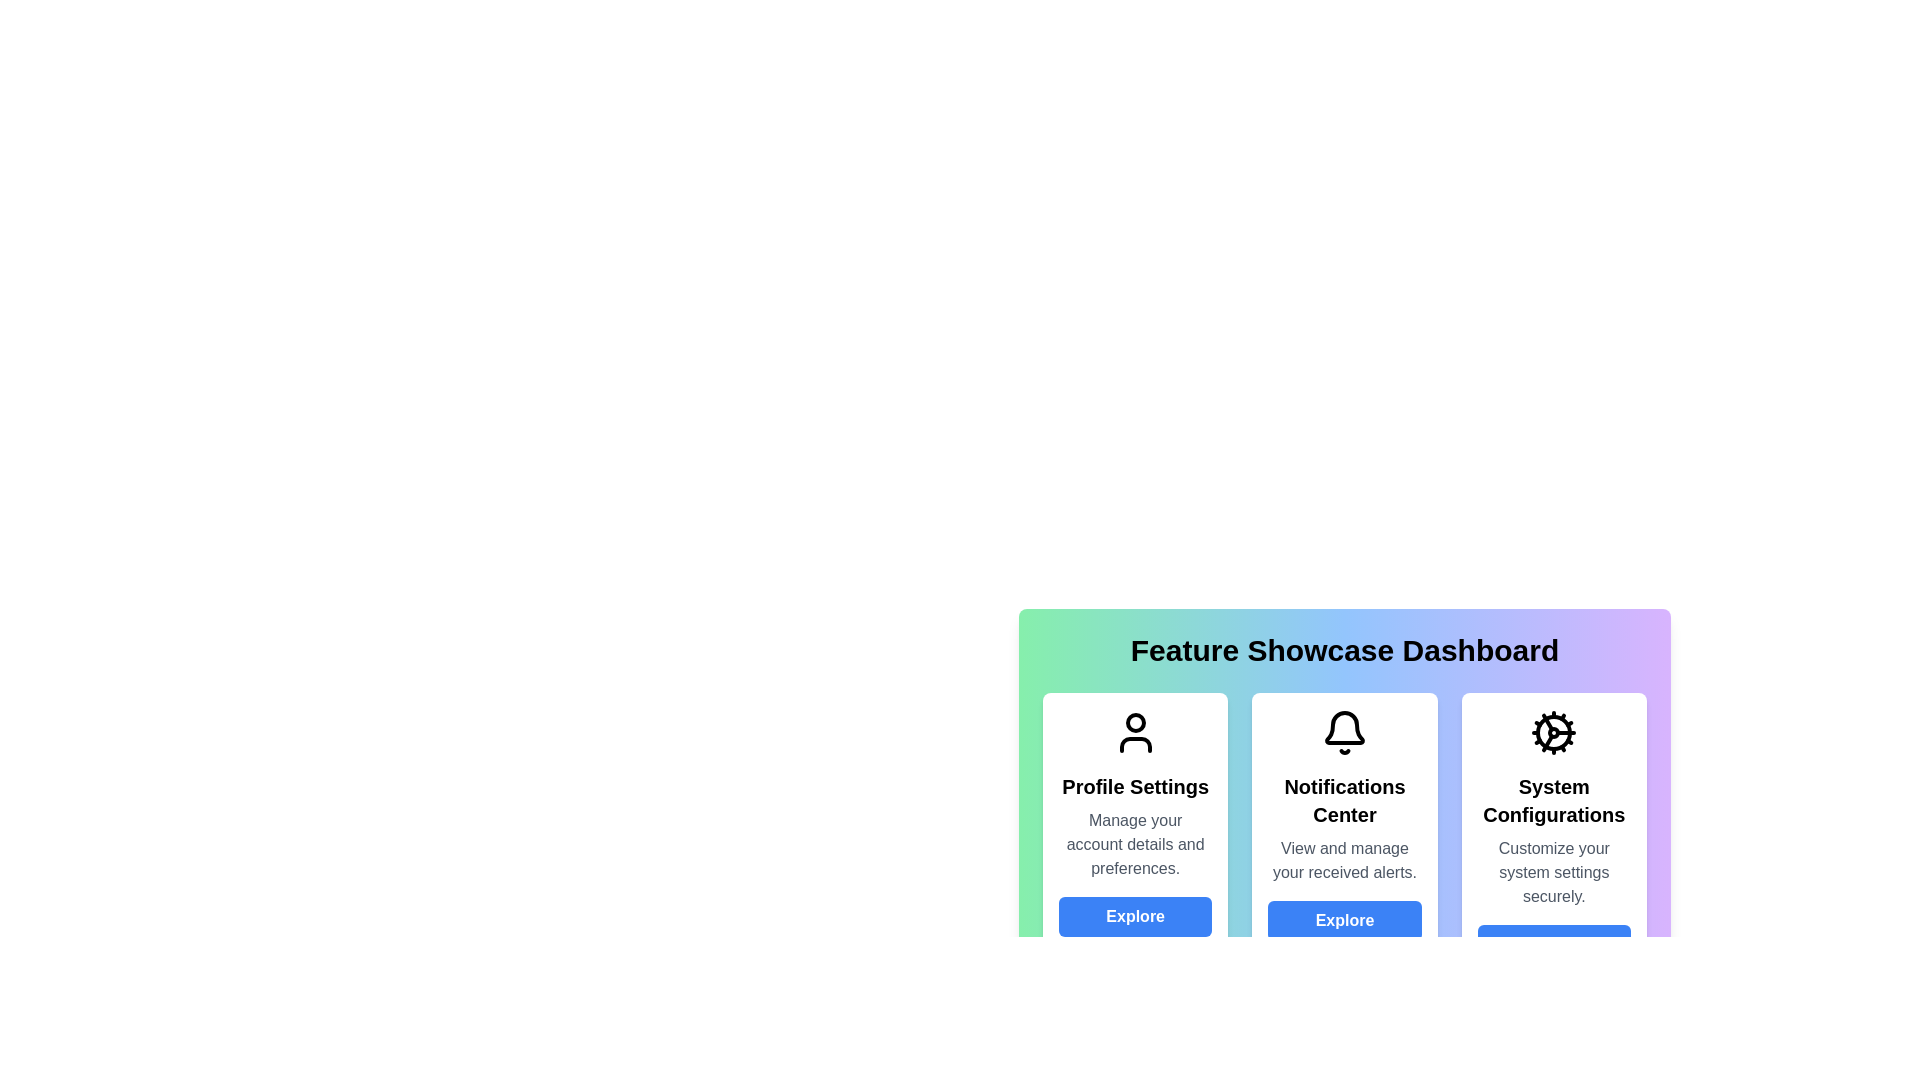  I want to click on text label that serves as the header for managing notifications and alerts, located centrally below a bell icon and above a descriptive paragraph, so click(1344, 800).